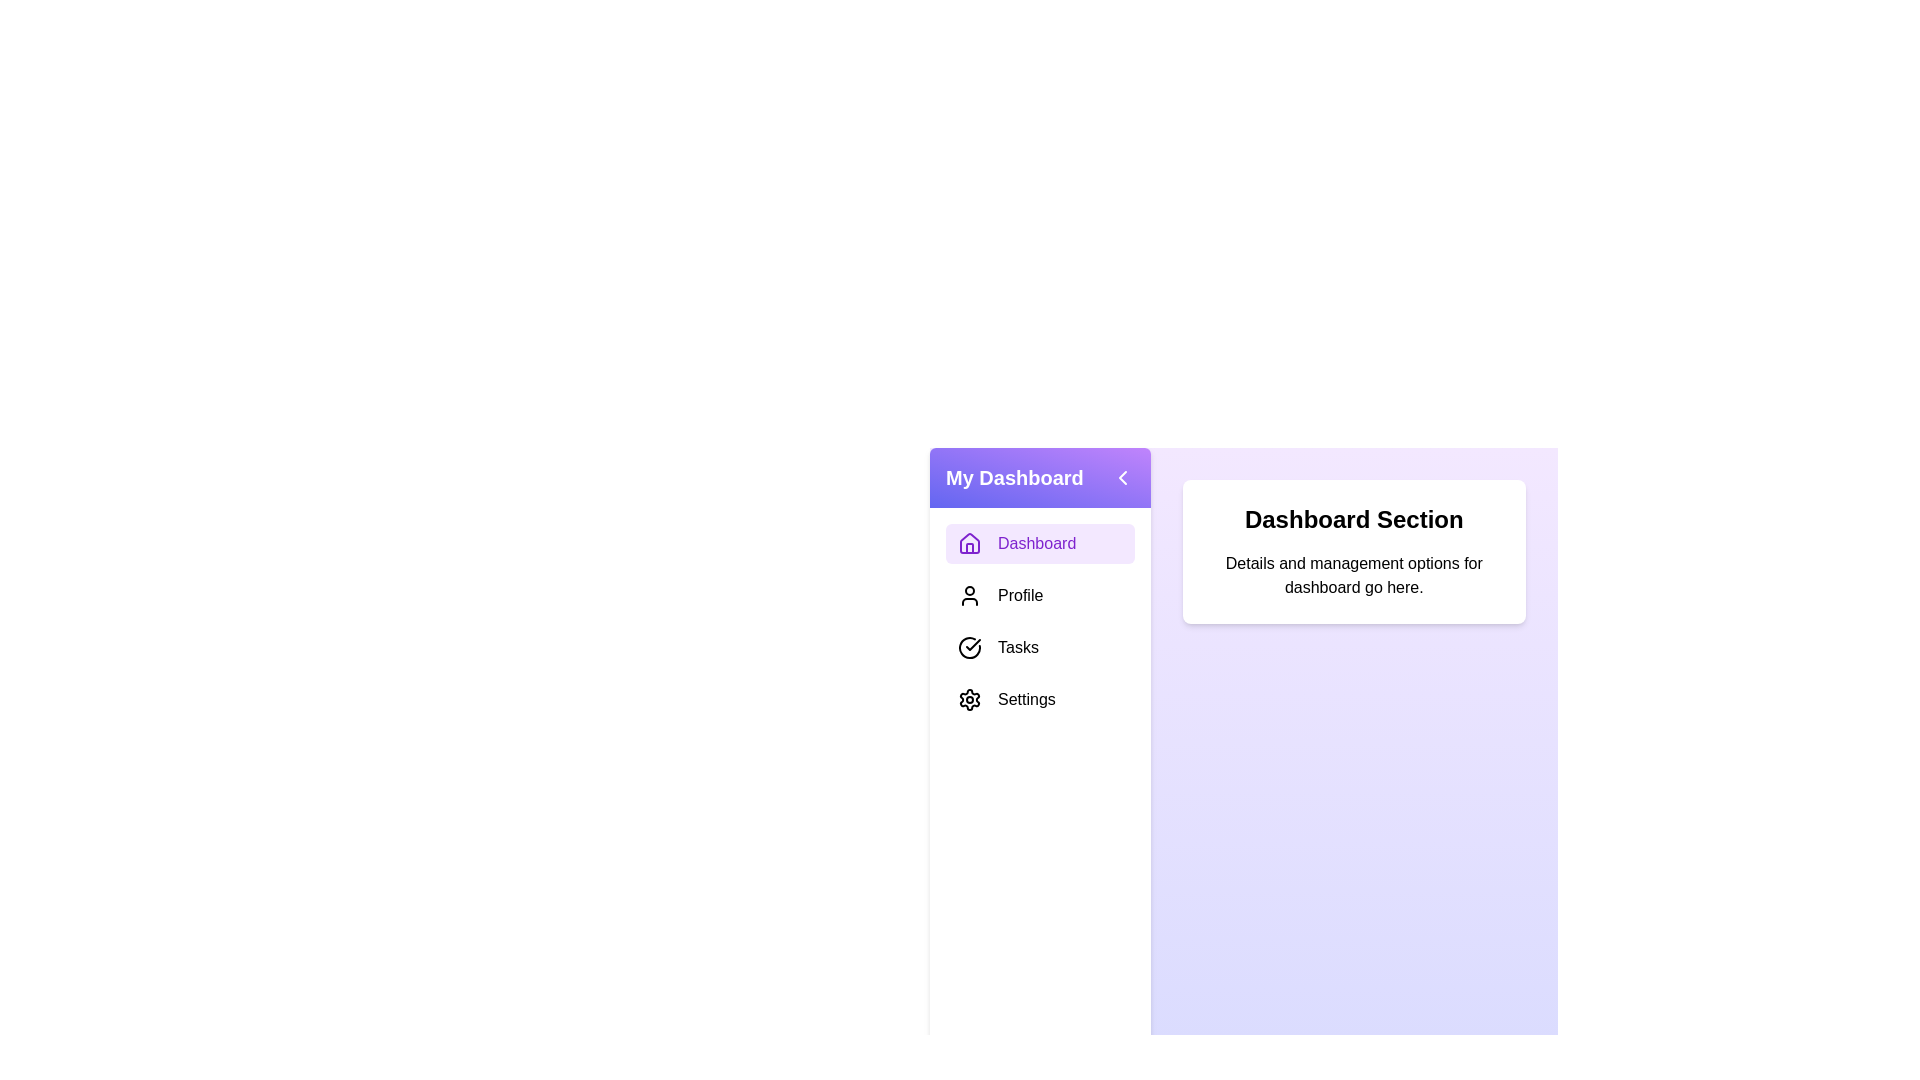  I want to click on the 'Profile' text menu item located in the vertical menu on the left side of the interface, so click(1019, 595).